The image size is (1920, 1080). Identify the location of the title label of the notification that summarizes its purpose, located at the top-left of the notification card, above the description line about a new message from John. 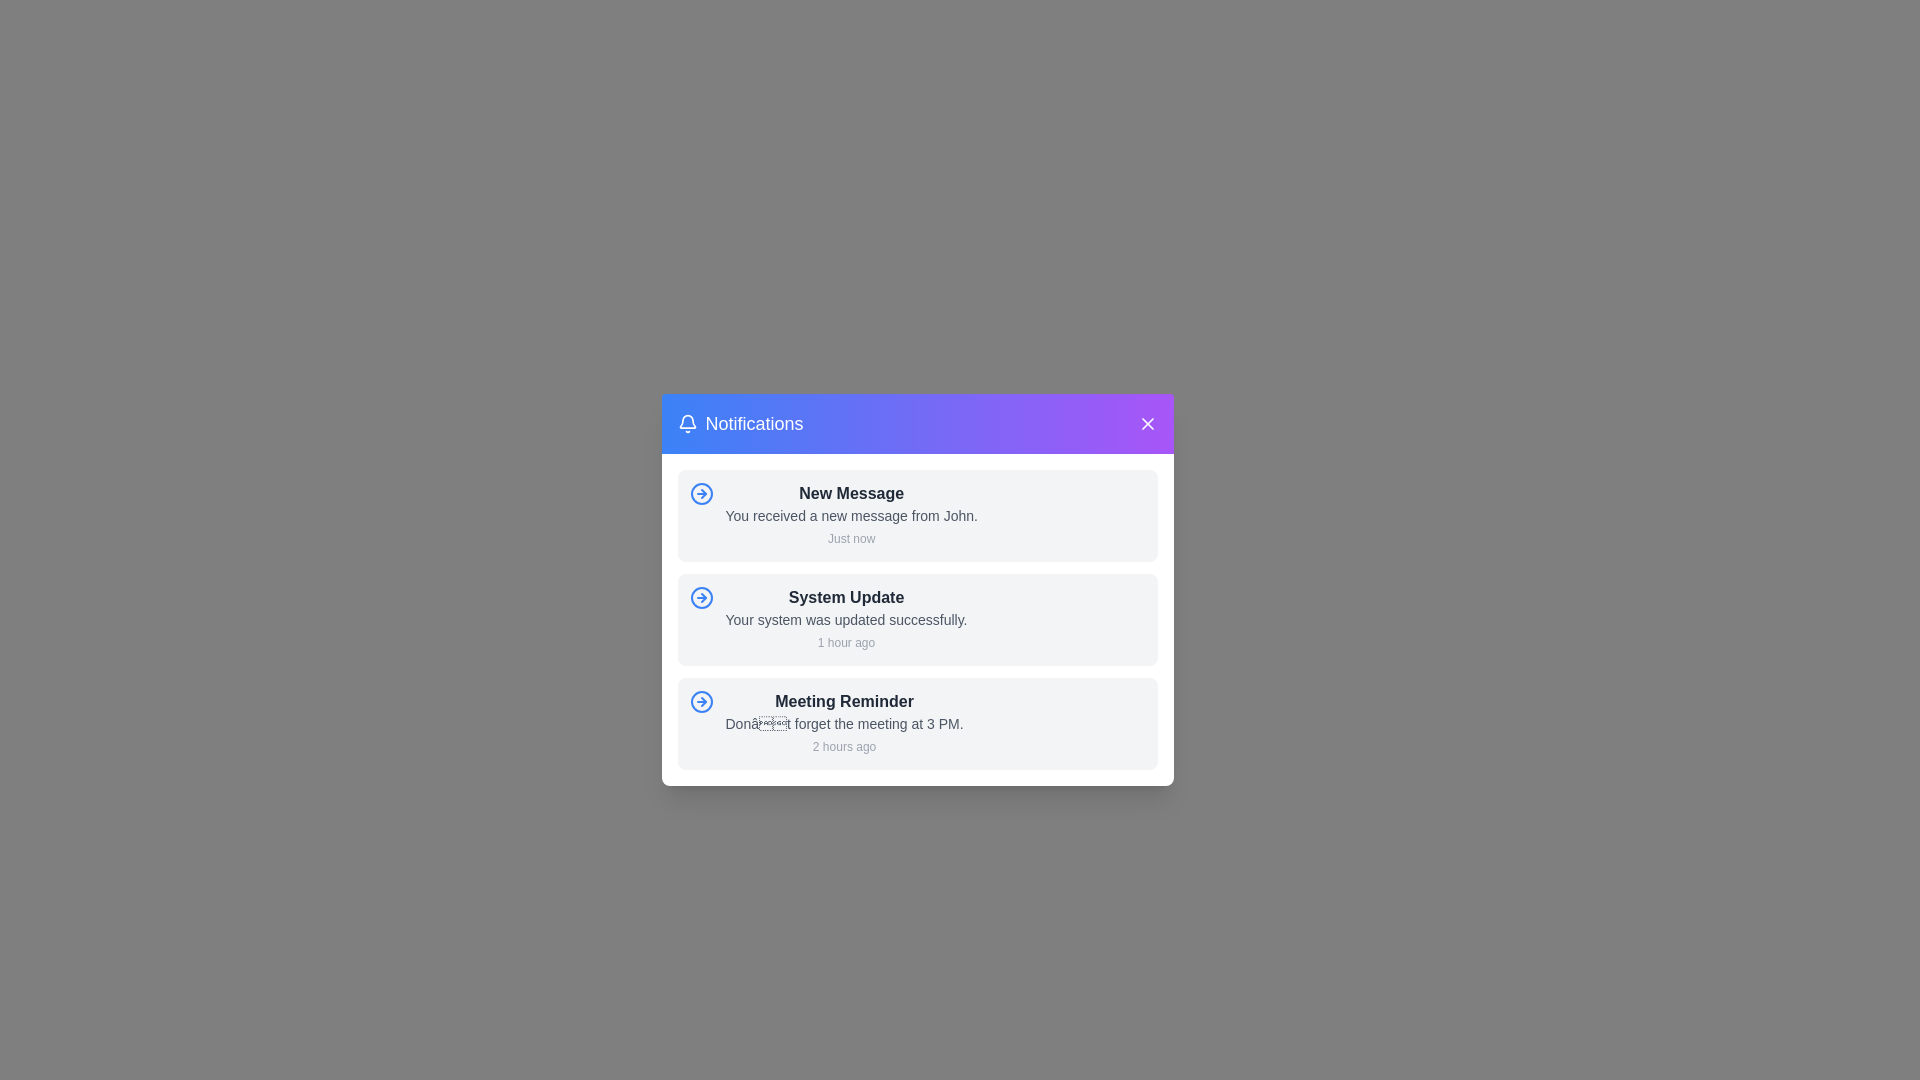
(851, 493).